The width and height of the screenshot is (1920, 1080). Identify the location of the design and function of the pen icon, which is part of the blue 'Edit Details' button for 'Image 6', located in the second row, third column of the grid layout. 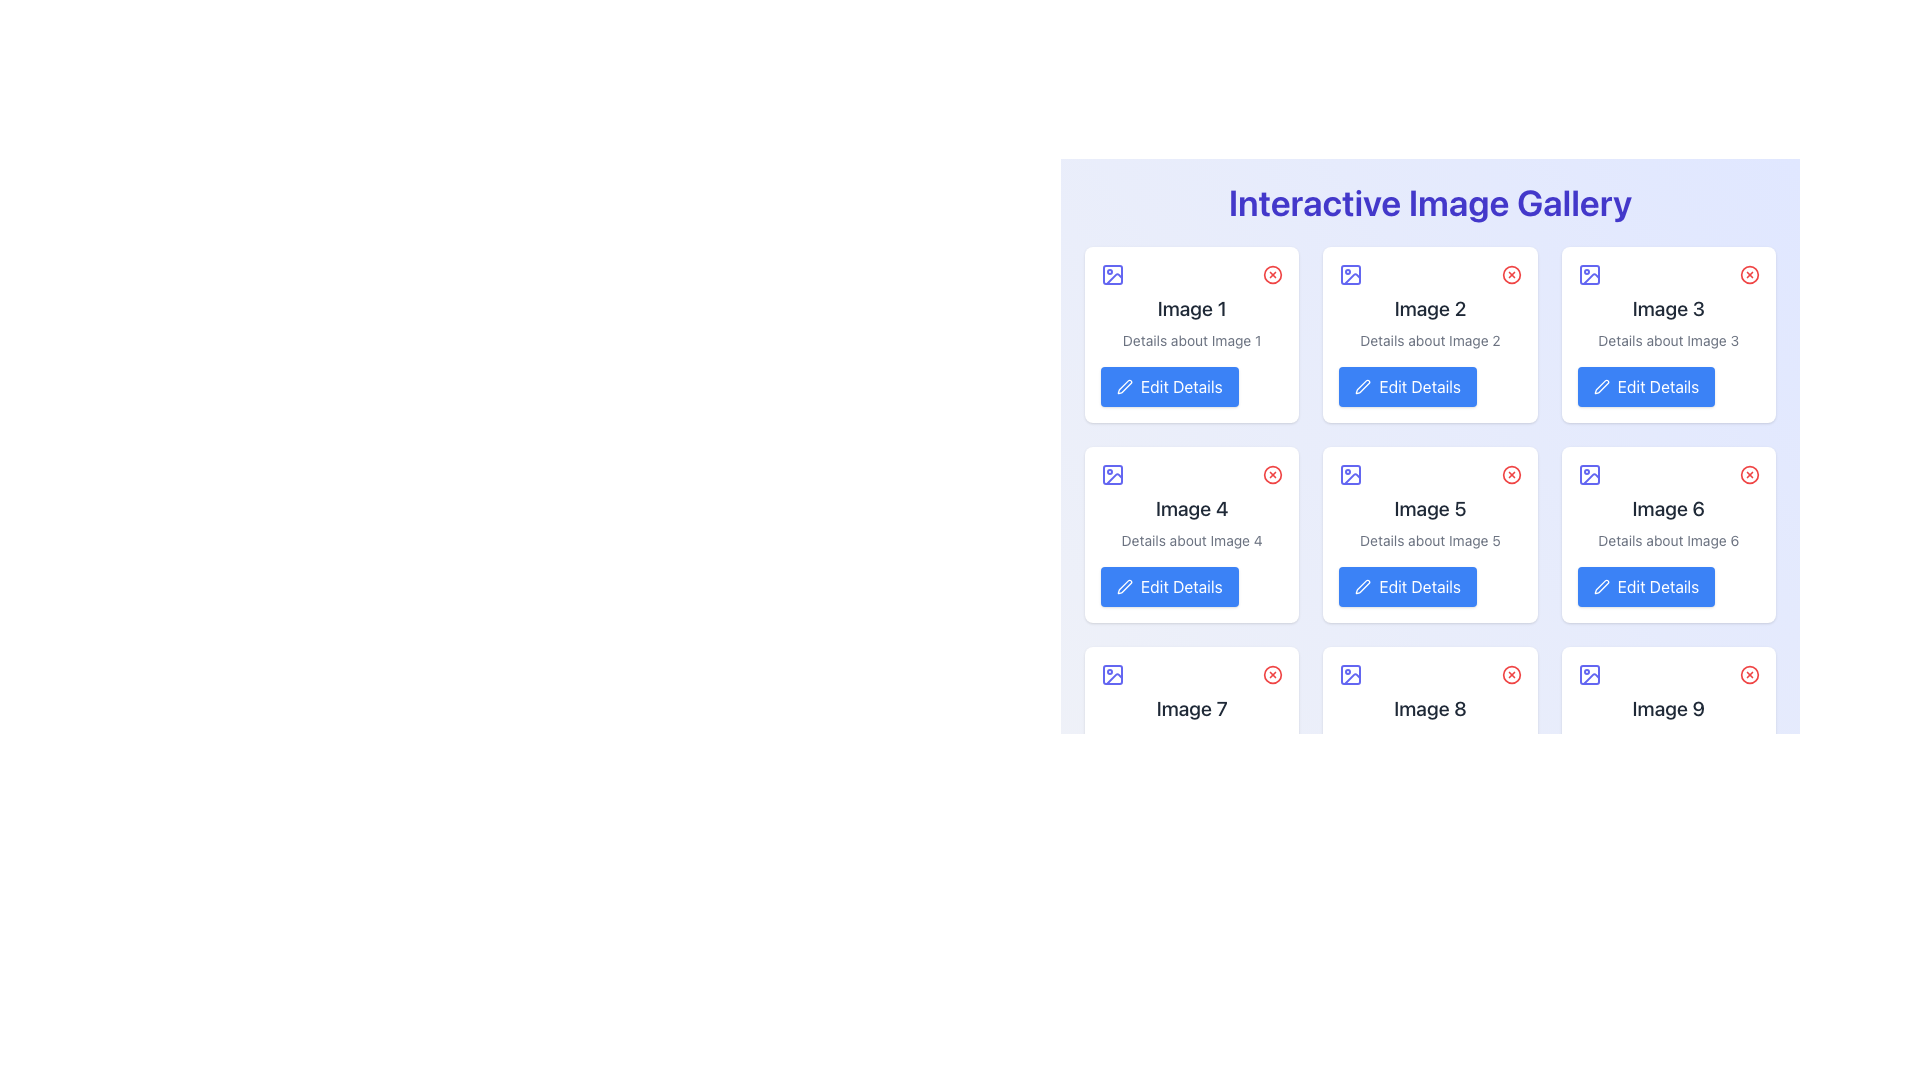
(1601, 585).